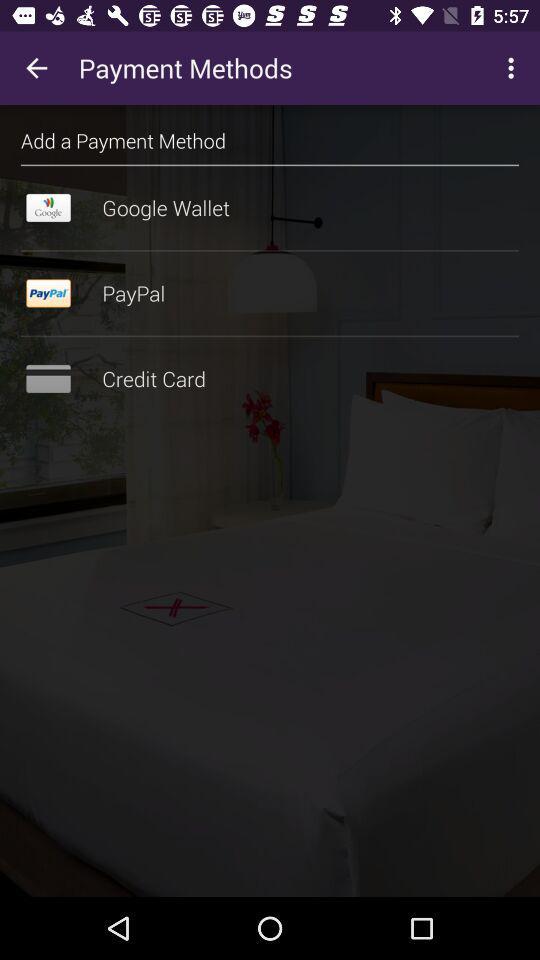 The image size is (540, 960). Describe the element at coordinates (270, 249) in the screenshot. I see `item above paypal` at that location.